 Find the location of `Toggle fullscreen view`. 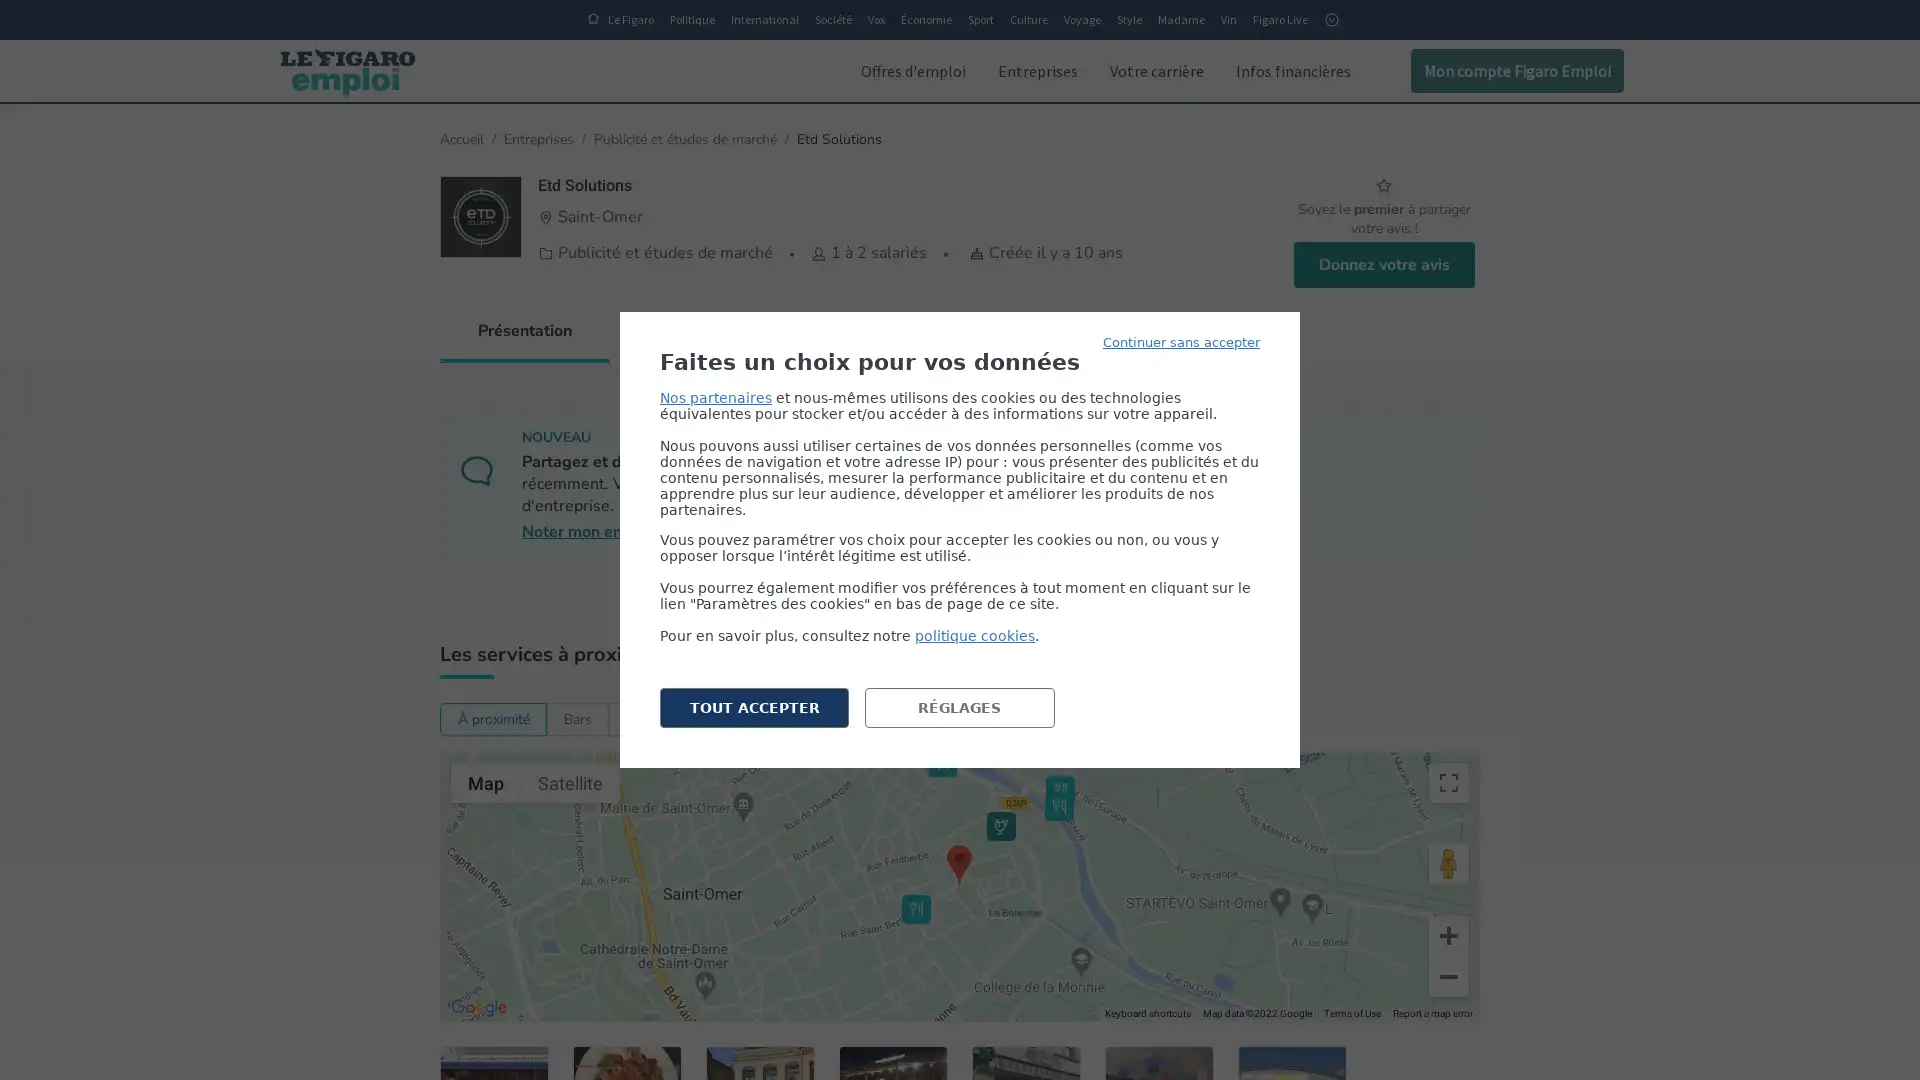

Toggle fullscreen view is located at coordinates (1449, 782).